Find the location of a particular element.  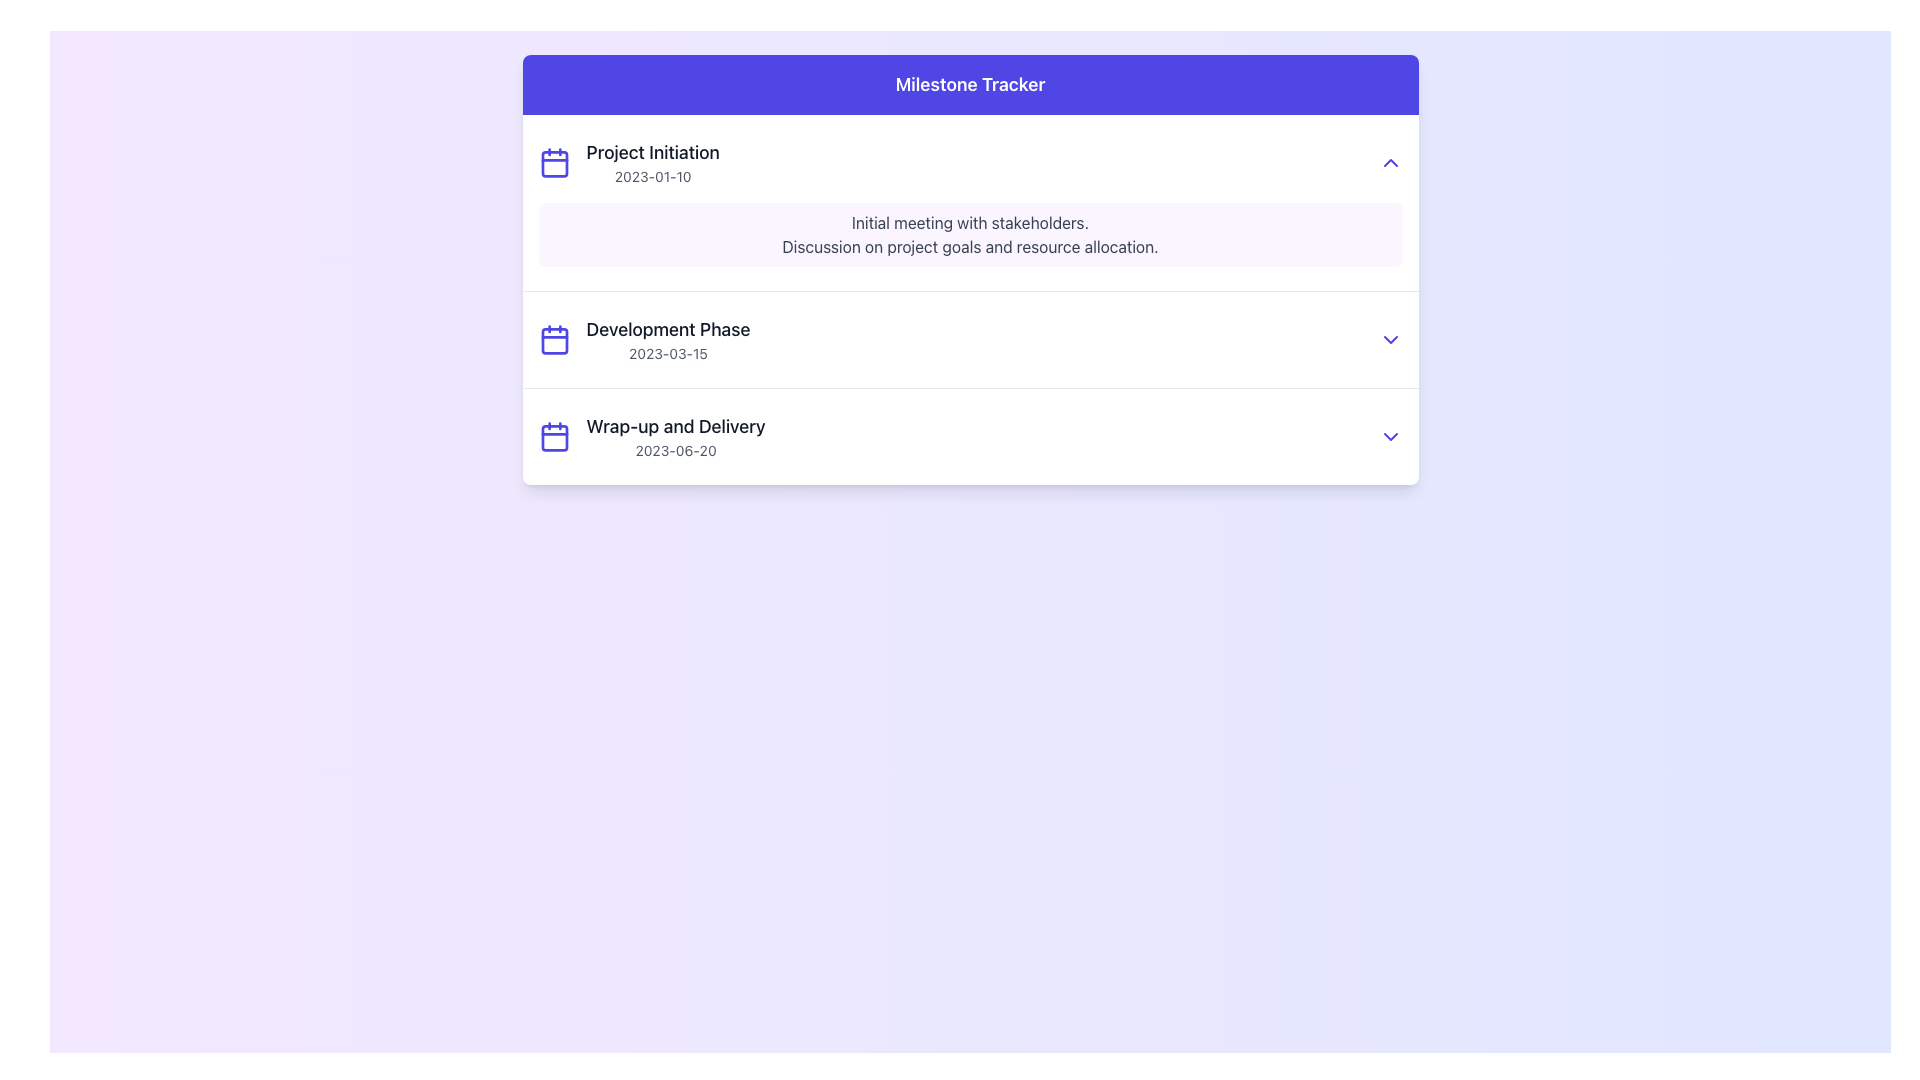

the title element '2023-01-10' in the Milestone Tracker section, which serves as a heading for a project milestone entry is located at coordinates (653, 152).